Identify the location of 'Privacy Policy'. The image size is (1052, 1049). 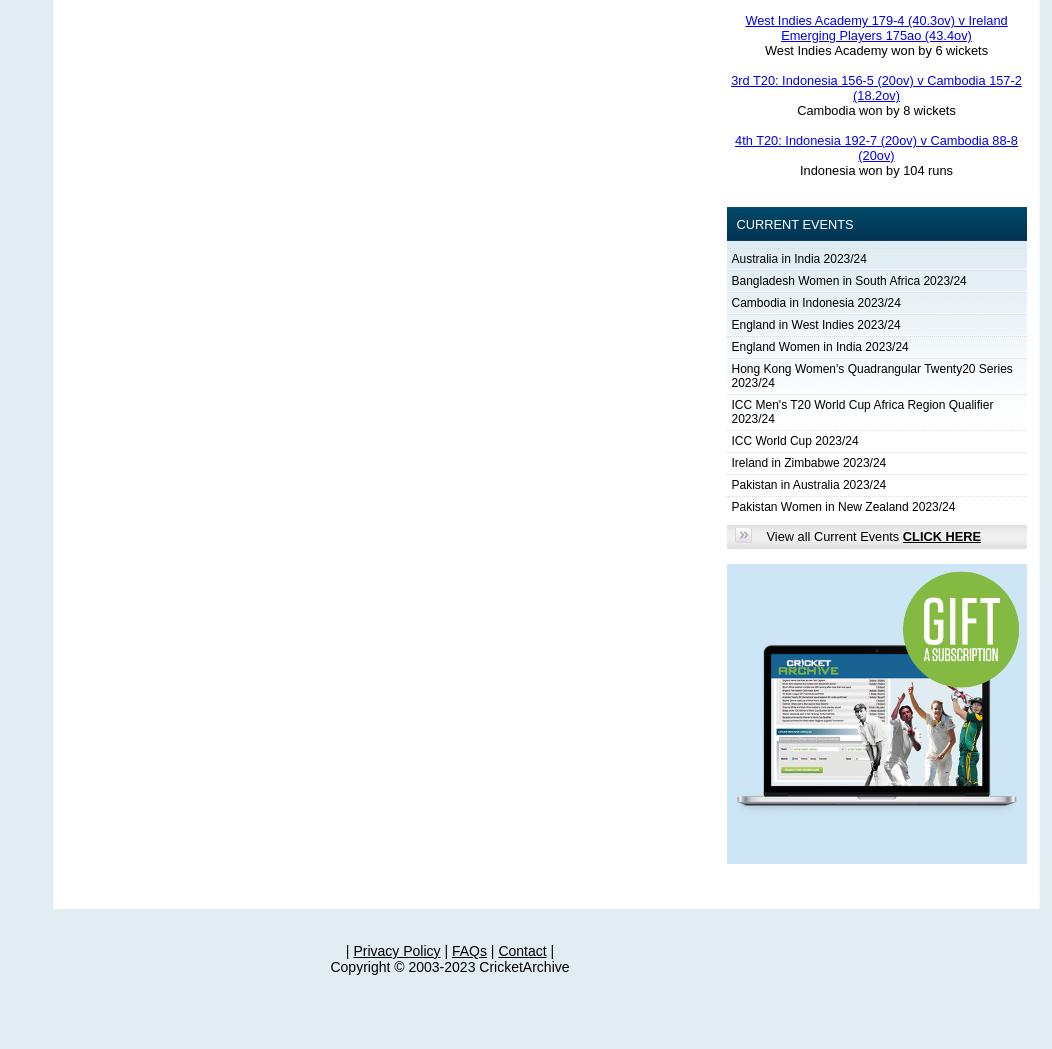
(395, 951).